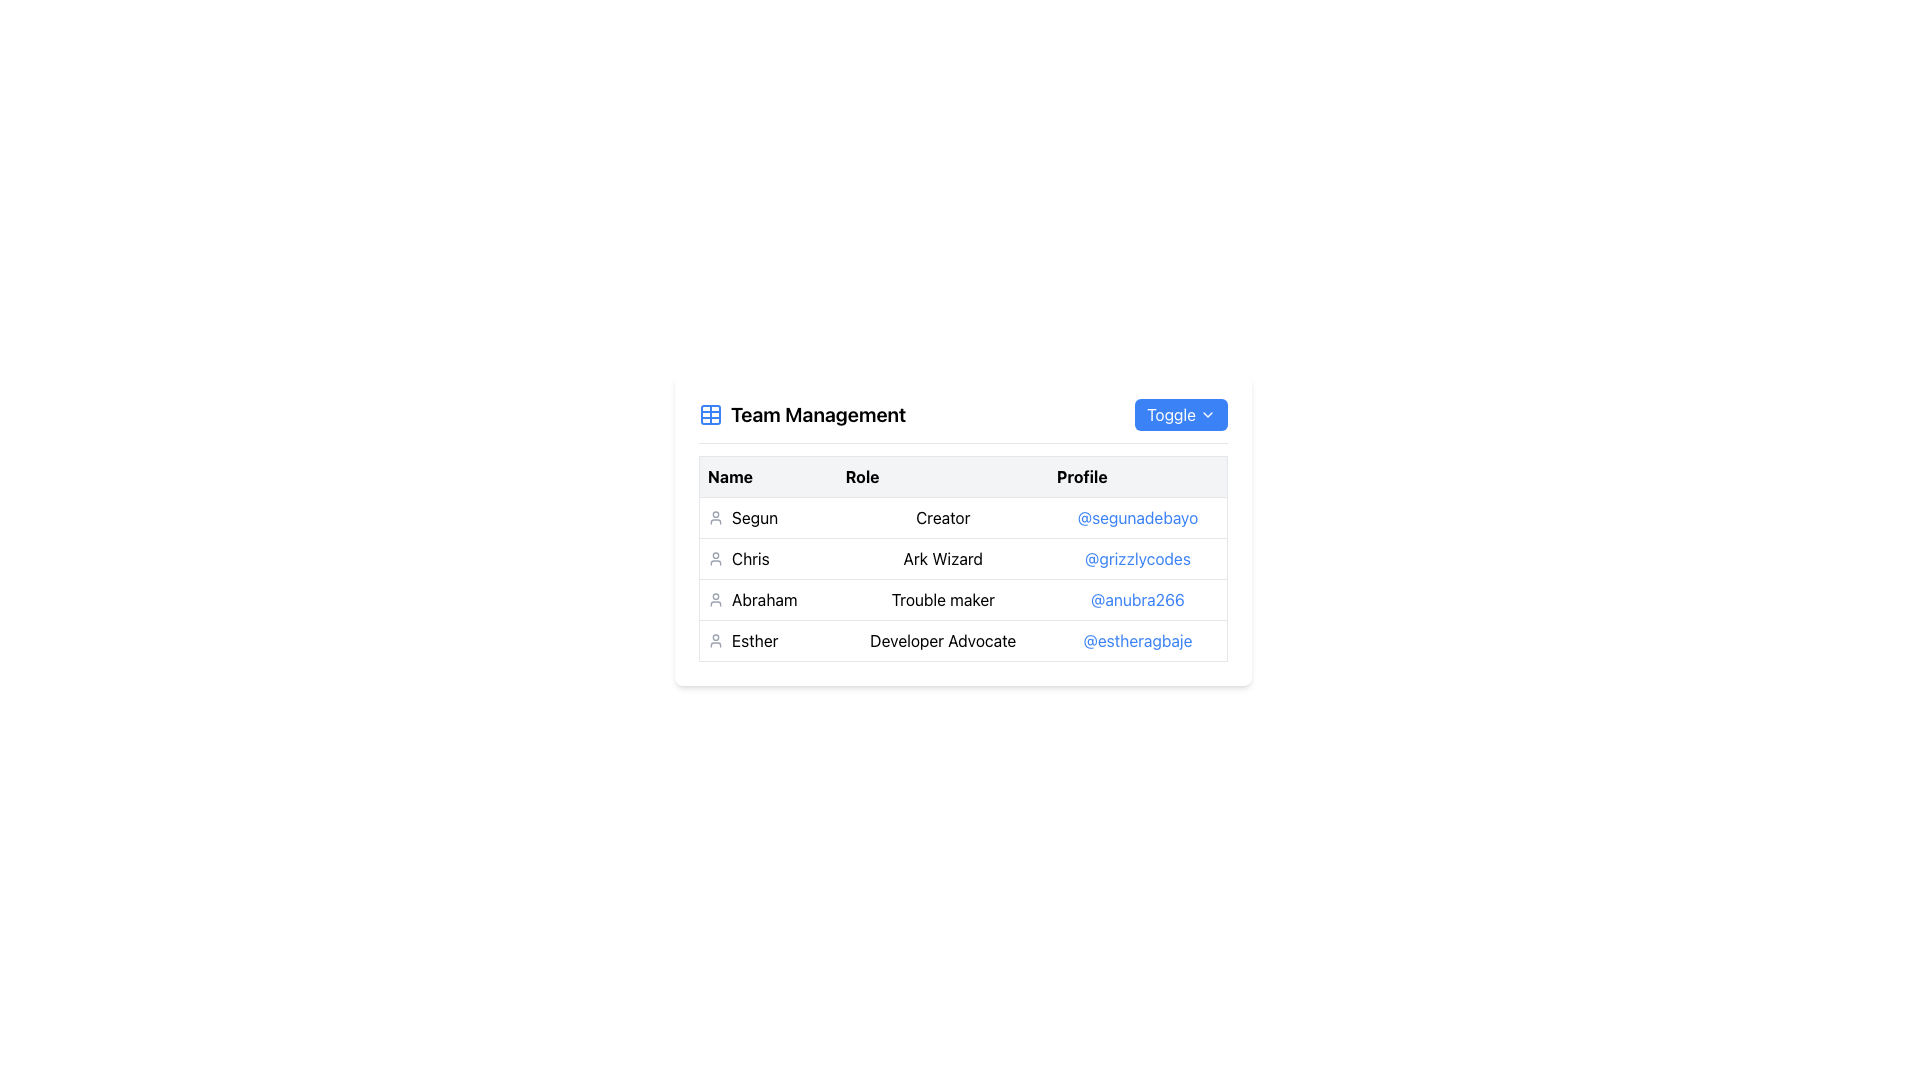  I want to click on the non-interactive text label representing the role of user 'Abraham' in the 'Team Management' table, located in the third row under the 'Role' column, so click(942, 599).